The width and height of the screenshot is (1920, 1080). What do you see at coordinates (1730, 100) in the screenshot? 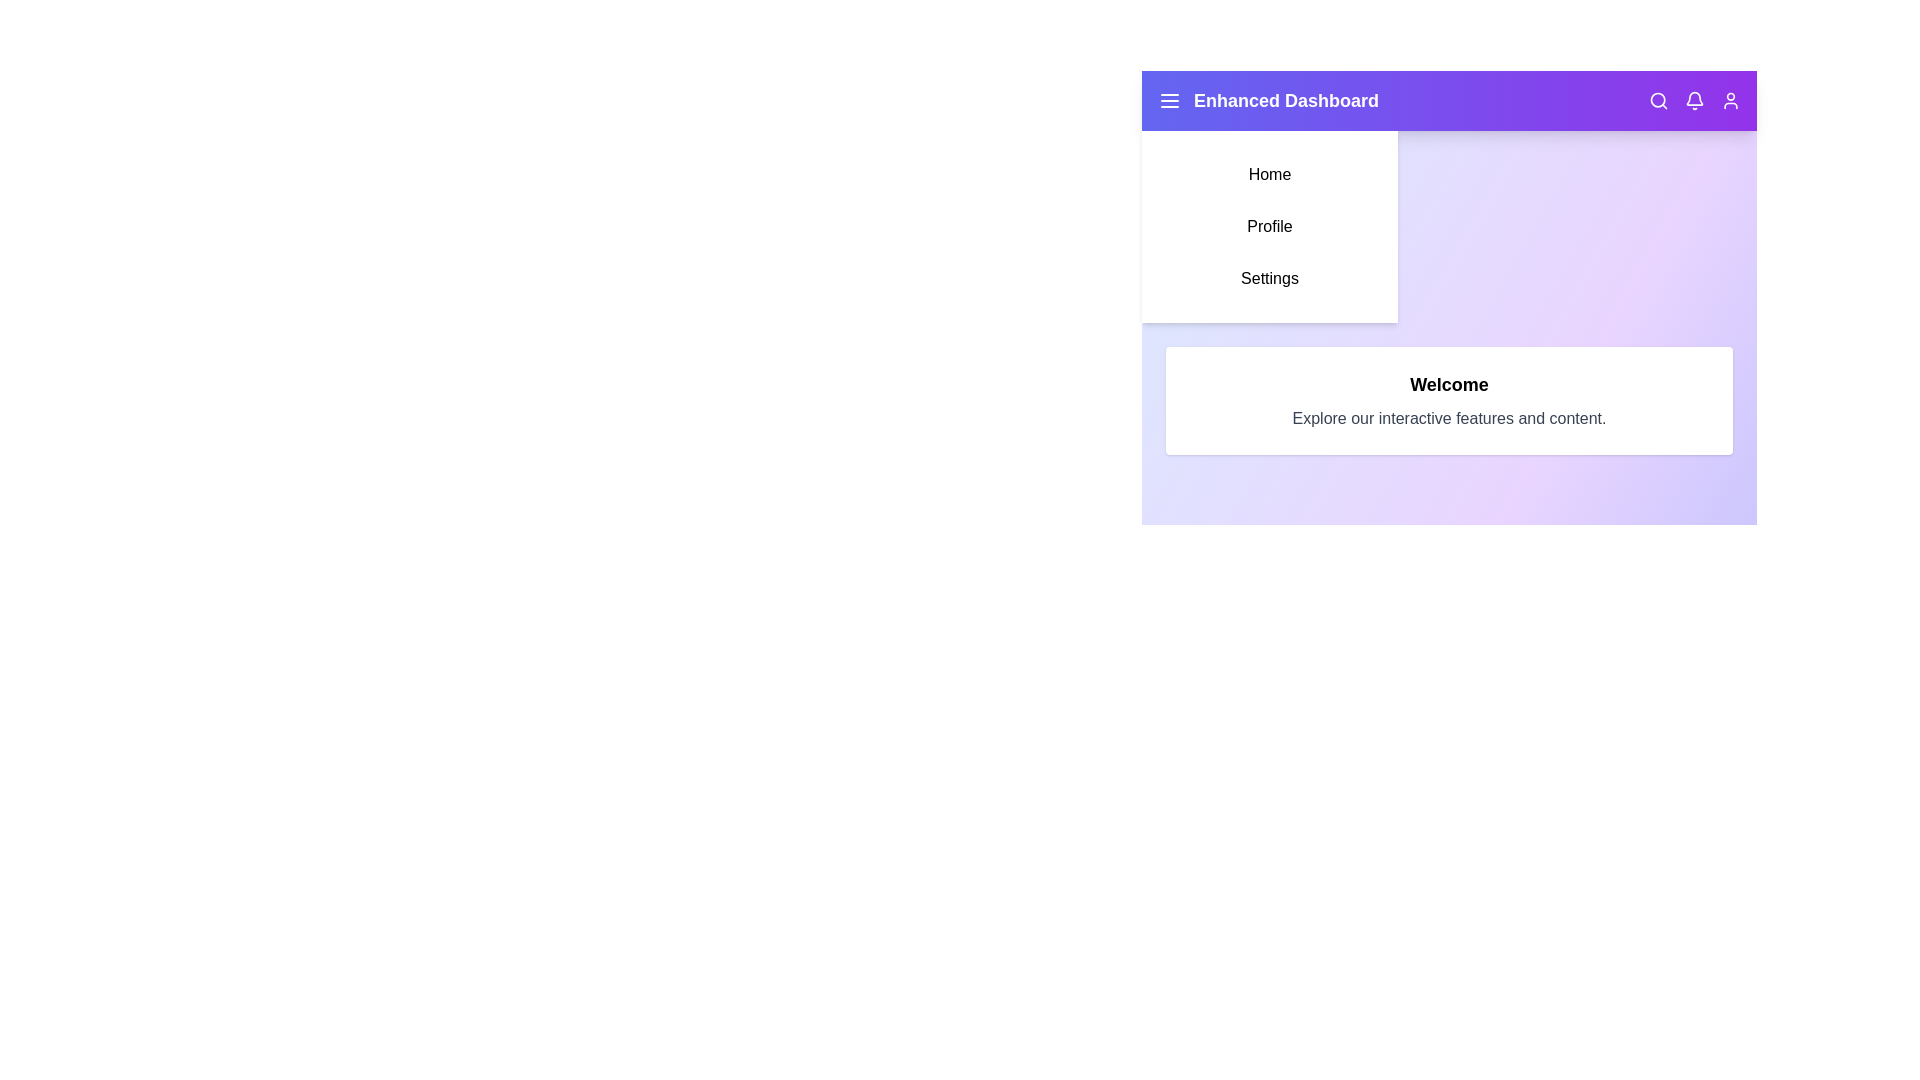
I see `the 'User' icon in the EnhancedAppBar to open user-related options` at bounding box center [1730, 100].